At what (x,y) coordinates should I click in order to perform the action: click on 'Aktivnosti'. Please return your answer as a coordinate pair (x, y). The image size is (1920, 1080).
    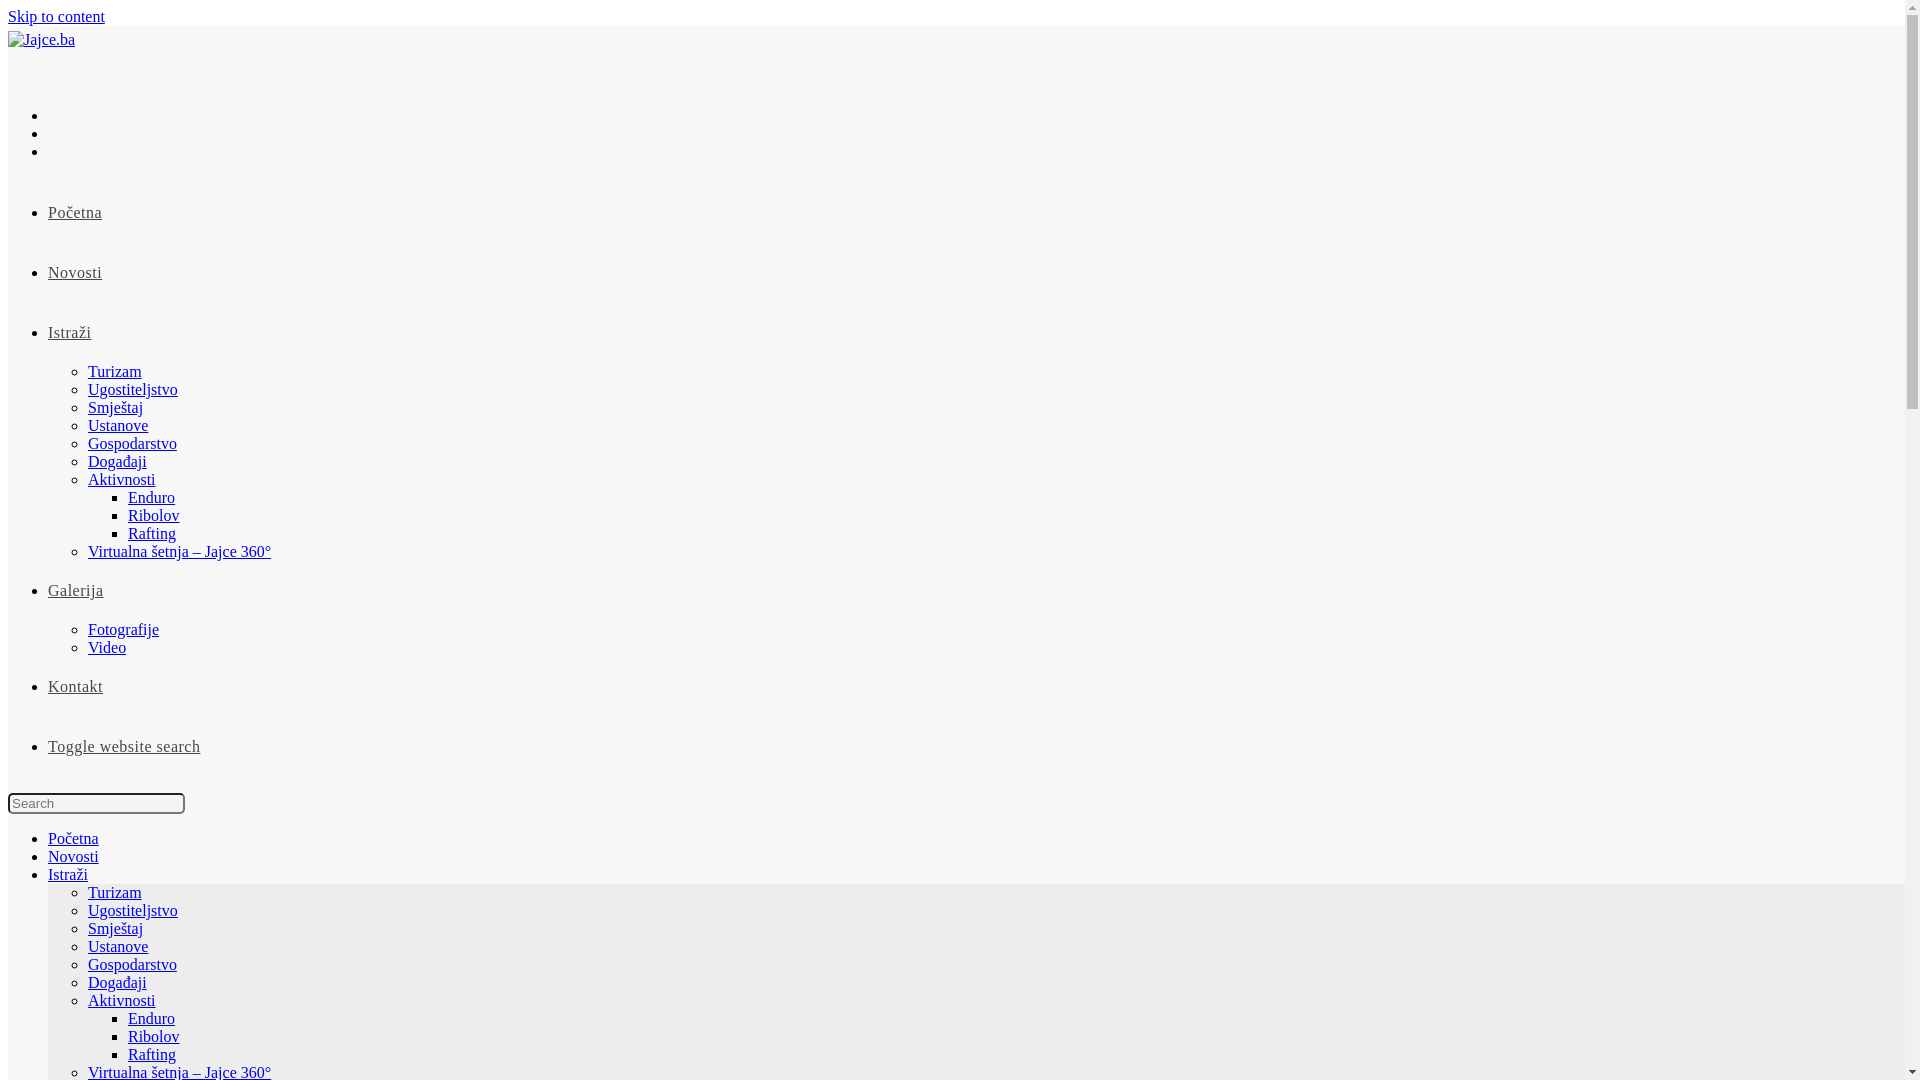
    Looking at the image, I should click on (120, 1000).